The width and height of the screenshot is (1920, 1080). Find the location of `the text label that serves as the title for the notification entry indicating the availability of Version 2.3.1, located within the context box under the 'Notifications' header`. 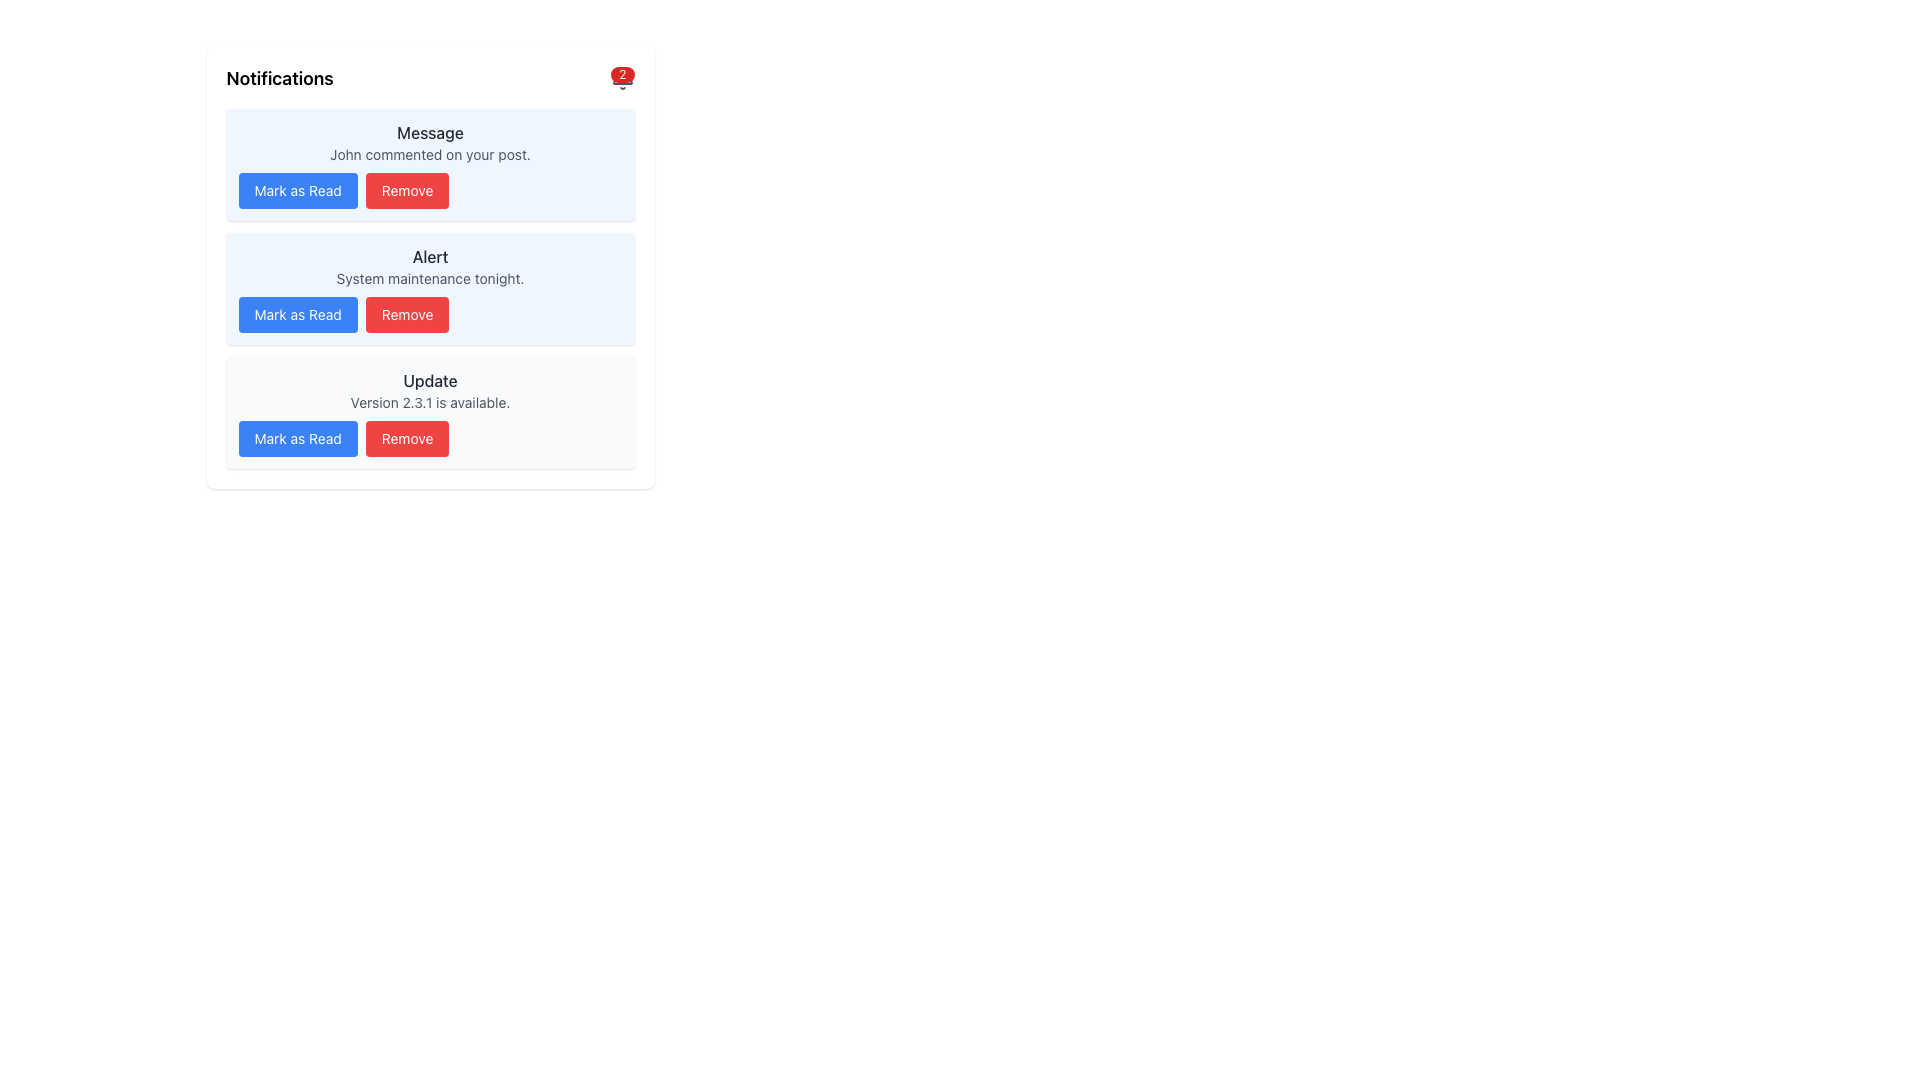

the text label that serves as the title for the notification entry indicating the availability of Version 2.3.1, located within the context box under the 'Notifications' header is located at coordinates (429, 381).